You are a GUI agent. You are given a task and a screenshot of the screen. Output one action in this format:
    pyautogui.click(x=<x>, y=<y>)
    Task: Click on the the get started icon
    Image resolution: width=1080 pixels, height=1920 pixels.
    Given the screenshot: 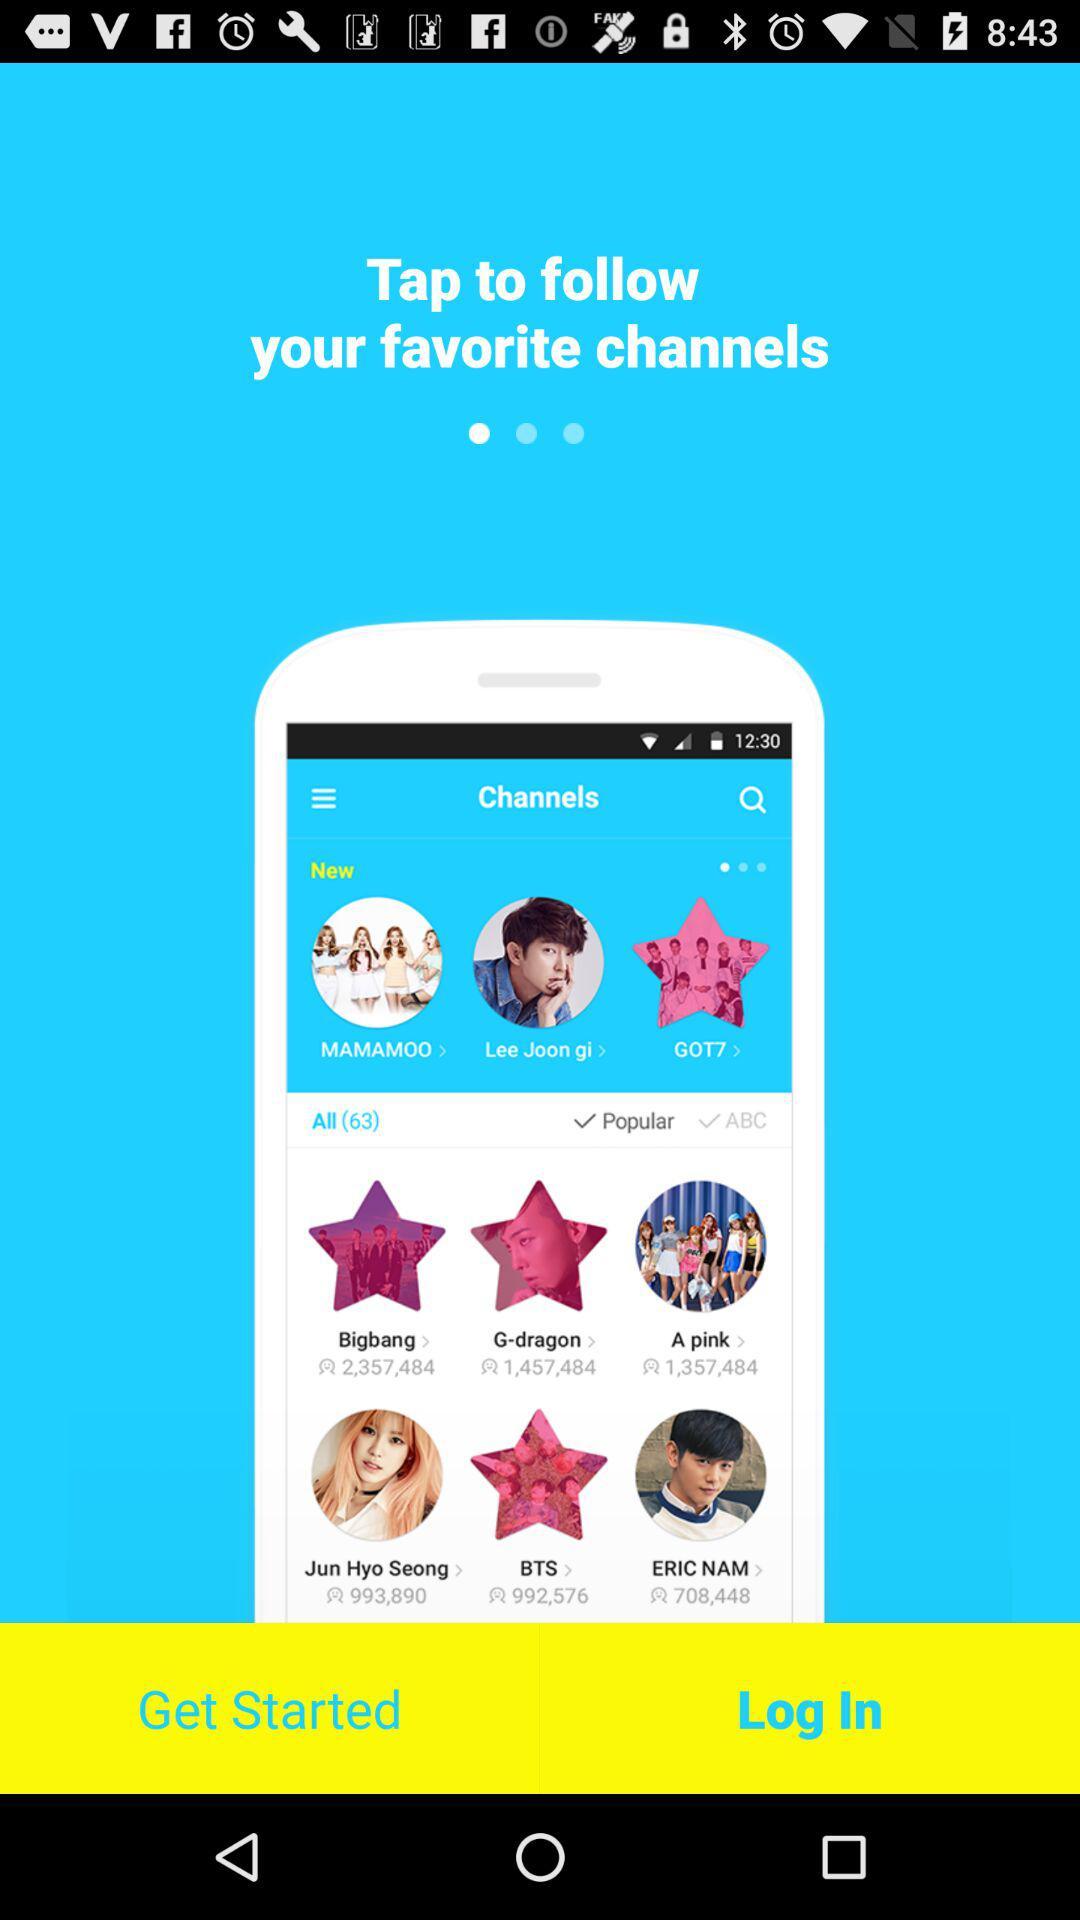 What is the action you would take?
    pyautogui.click(x=268, y=1707)
    